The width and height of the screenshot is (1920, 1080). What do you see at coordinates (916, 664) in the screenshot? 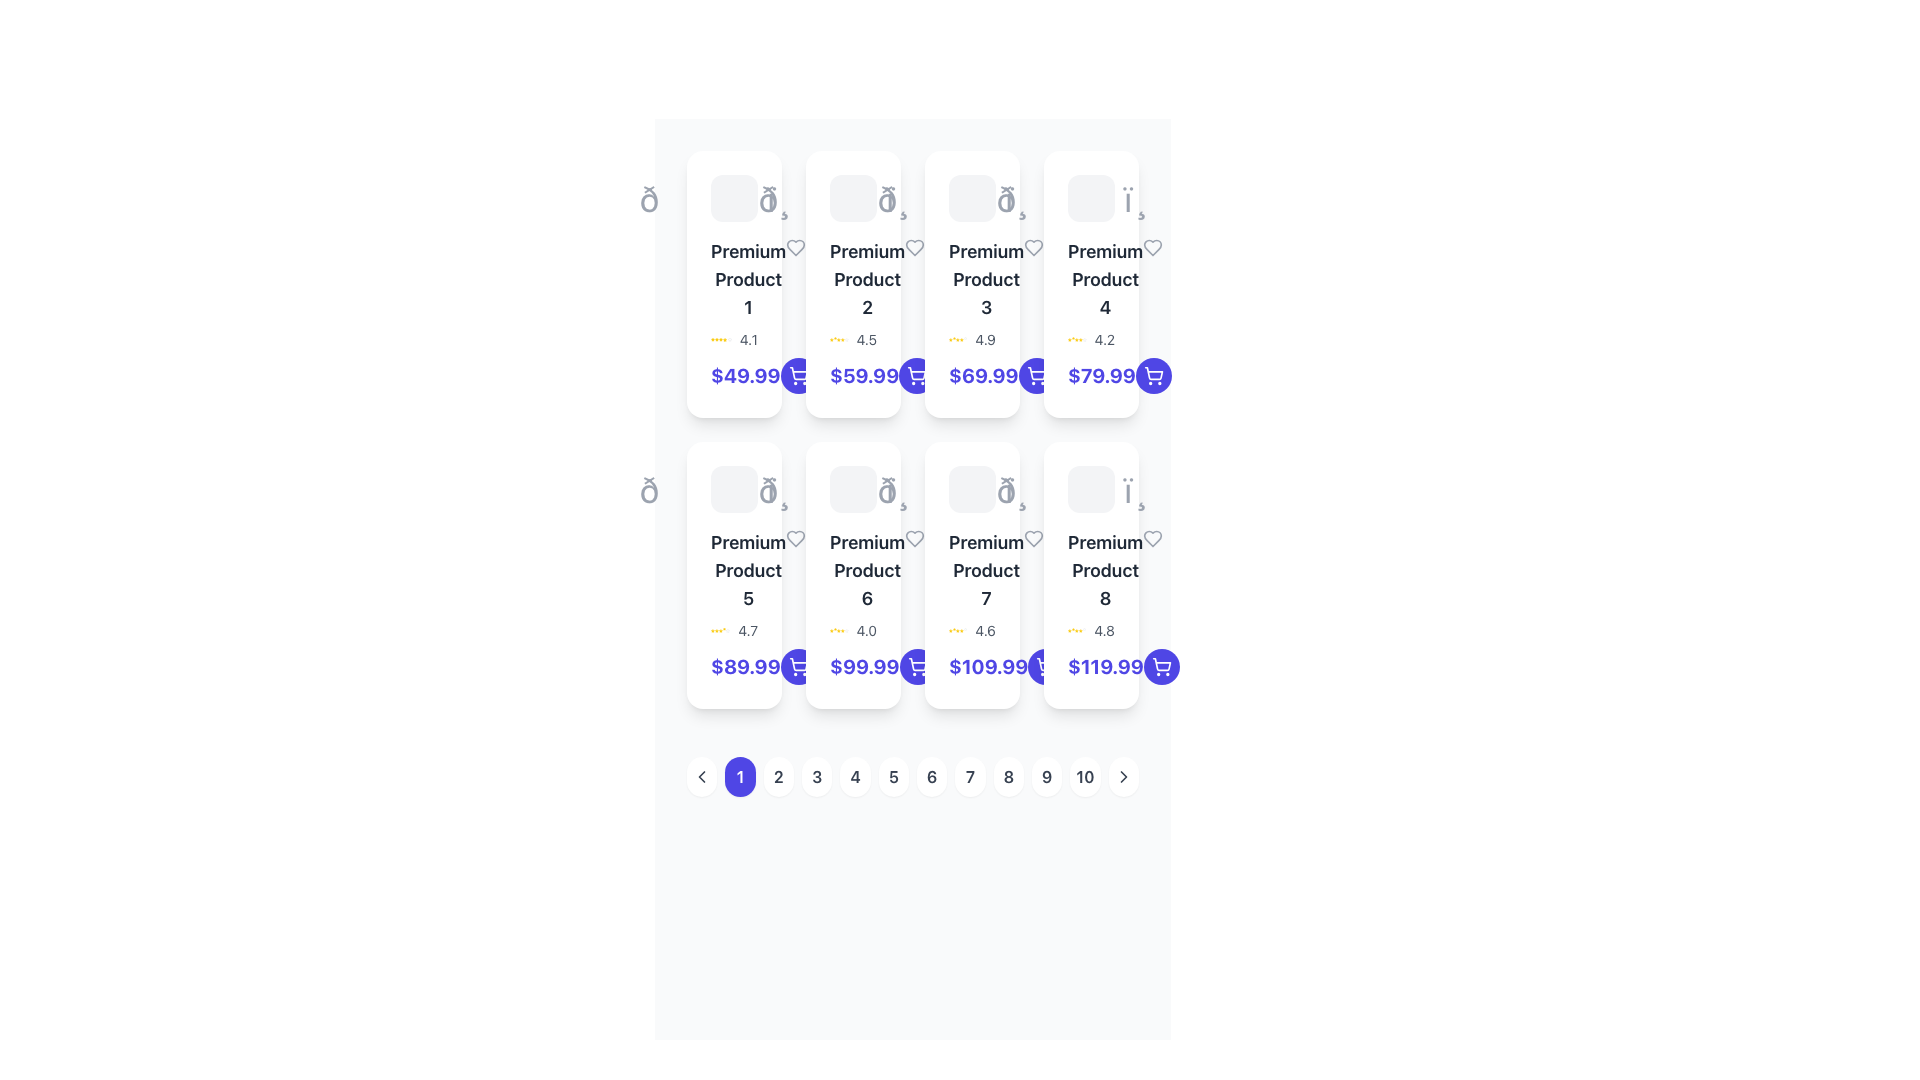
I see `the shopping cart icon located at the bottom right corner of the 'Premium Product 6' card` at bounding box center [916, 664].